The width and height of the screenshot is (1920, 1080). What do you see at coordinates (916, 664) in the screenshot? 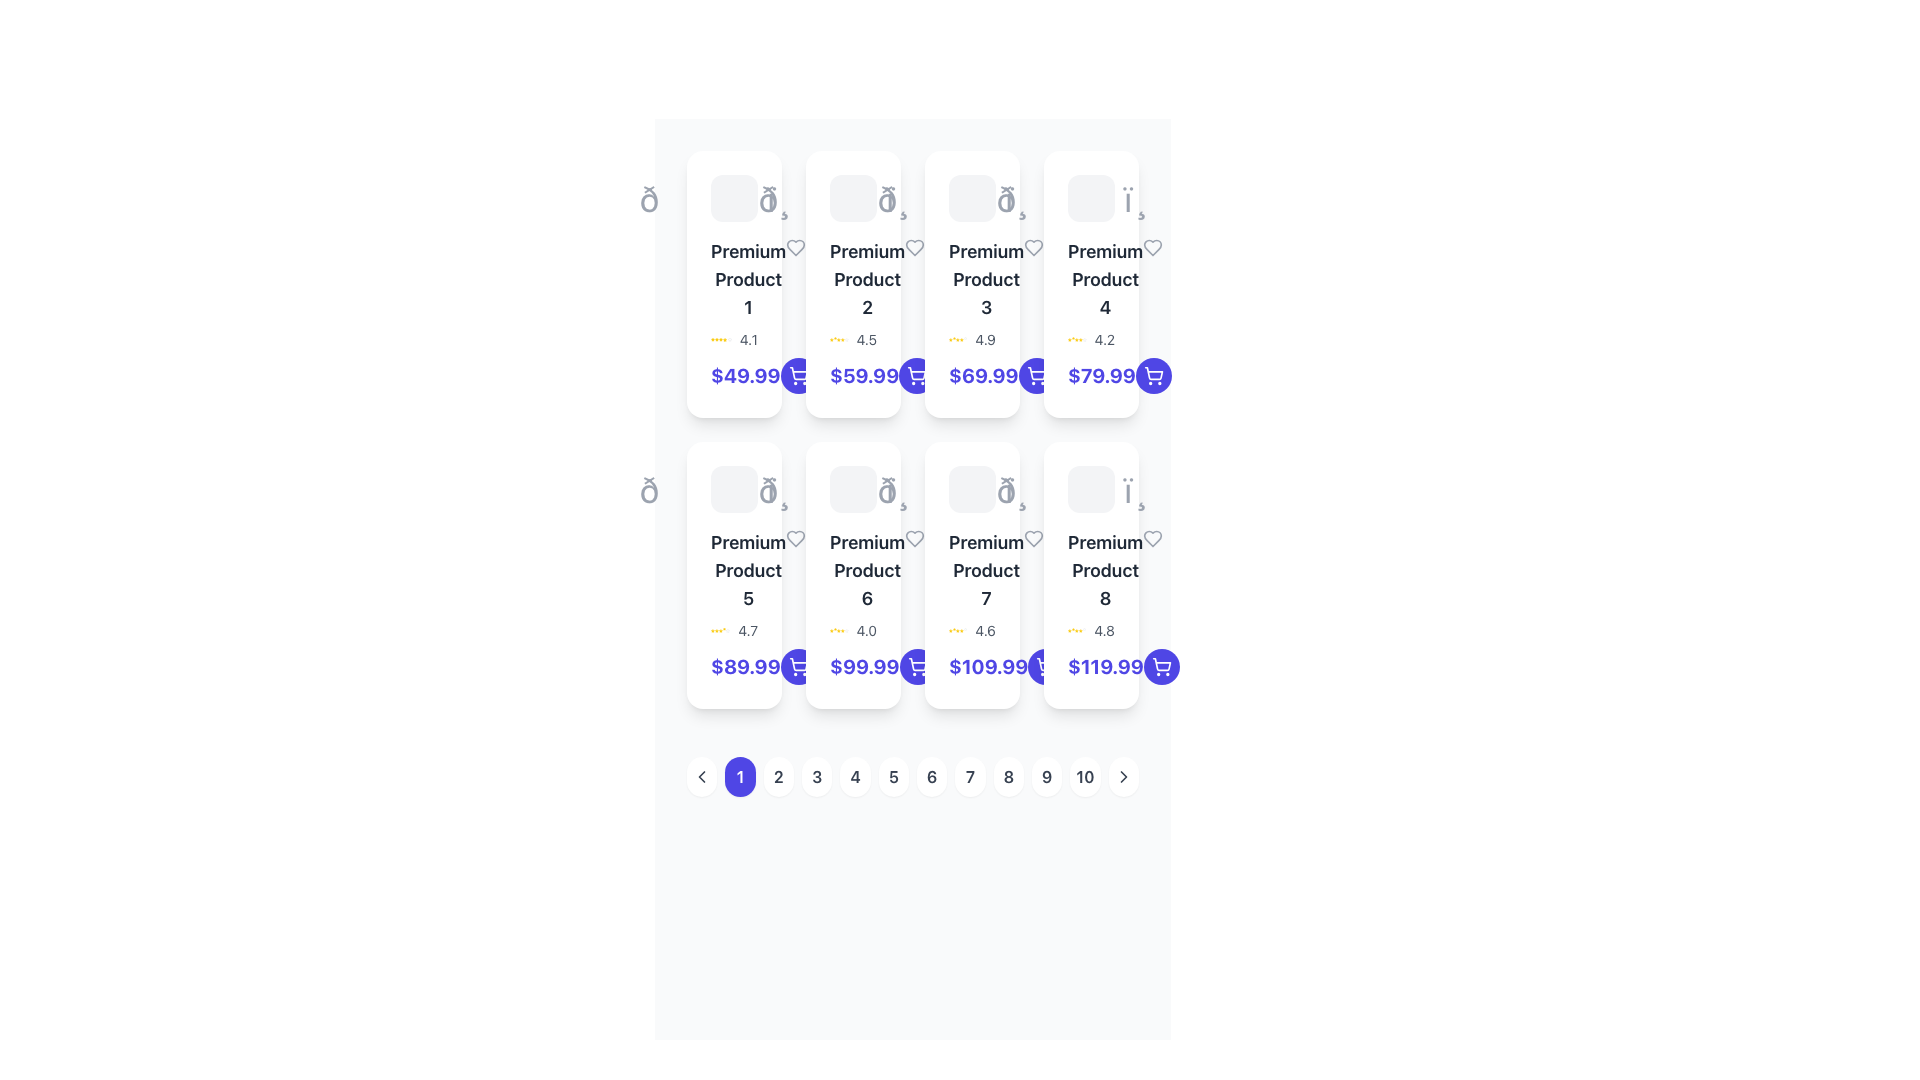
I see `the shopping cart icon located at the bottom right corner of the 'Premium Product 6' card` at bounding box center [916, 664].